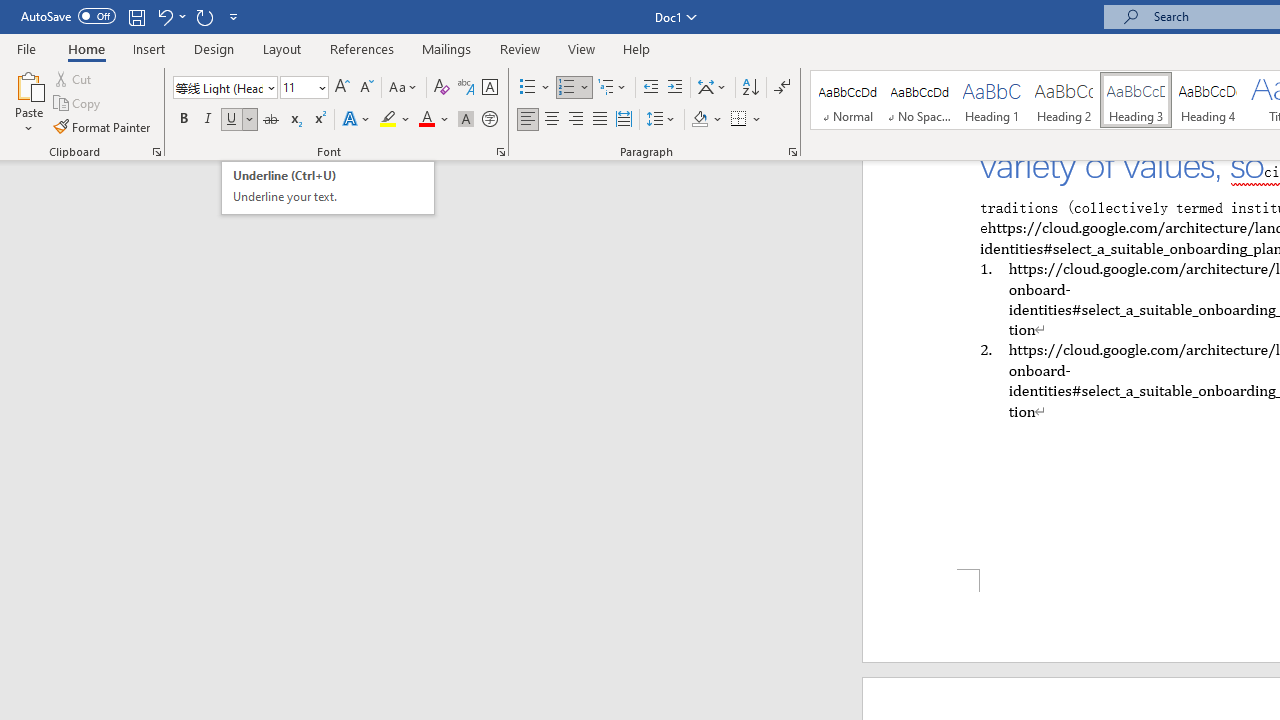 The height and width of the screenshot is (720, 1280). I want to click on 'Undo Paragraph Alignment', so click(164, 16).